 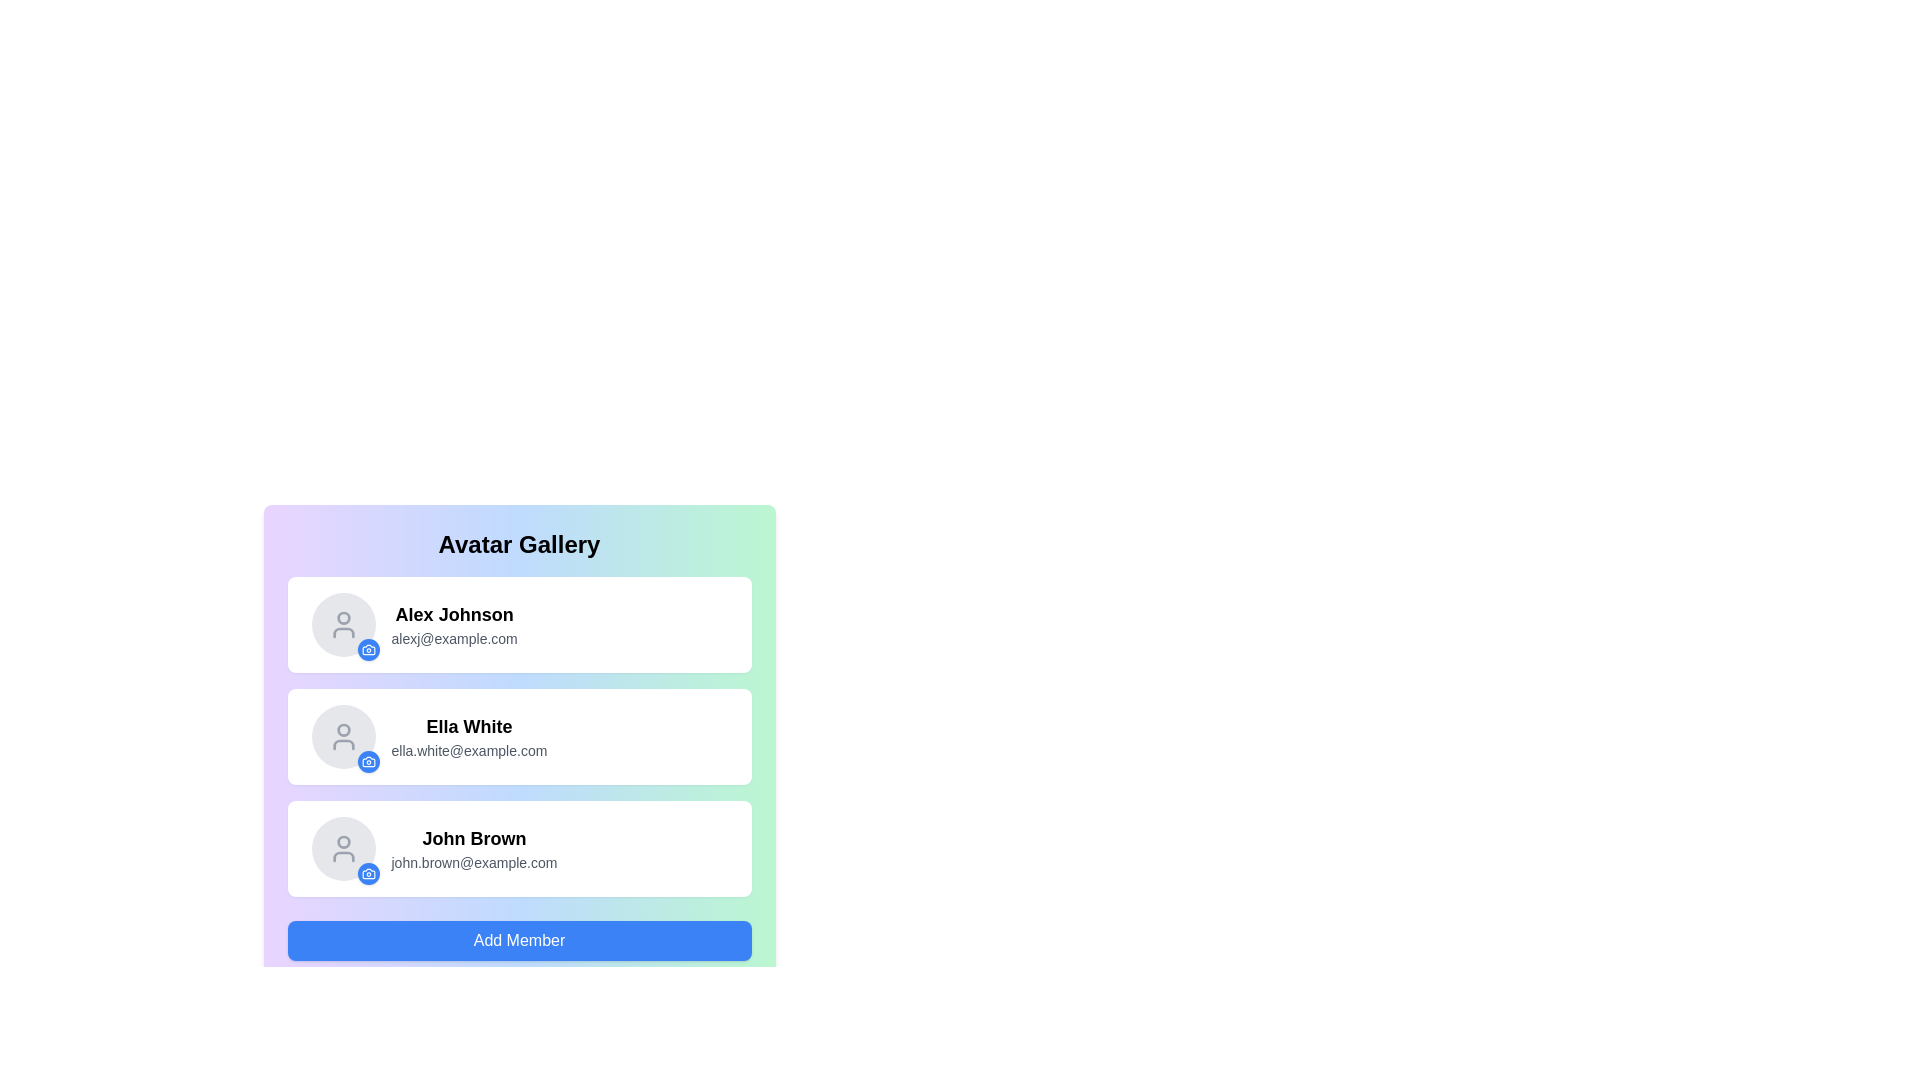 What do you see at coordinates (343, 842) in the screenshot?
I see `the circular icon in the user profile image of 'John Brown', located in the top-left section of the profile picture` at bounding box center [343, 842].